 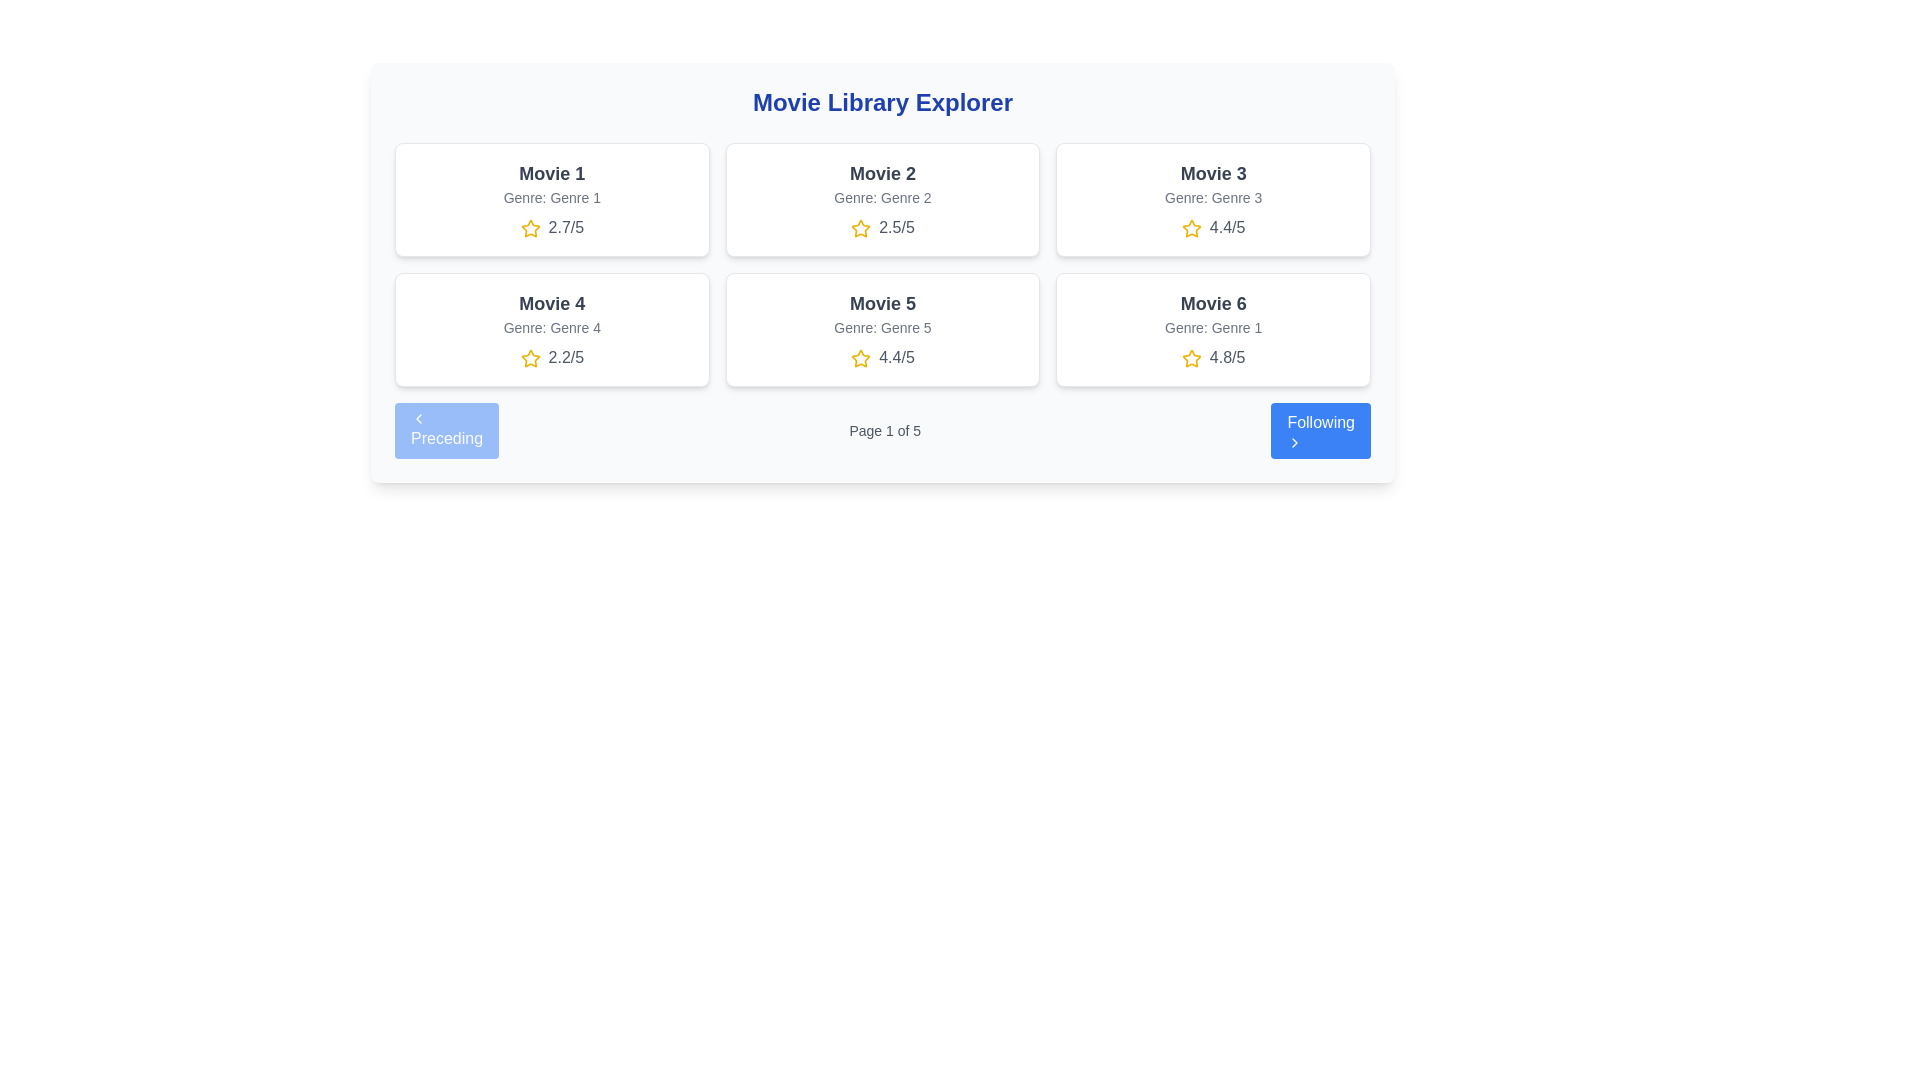 I want to click on the yellow star icon representing a rating element located in the second row, first column of the layout inside the card labeled 'Movie 4', so click(x=530, y=357).